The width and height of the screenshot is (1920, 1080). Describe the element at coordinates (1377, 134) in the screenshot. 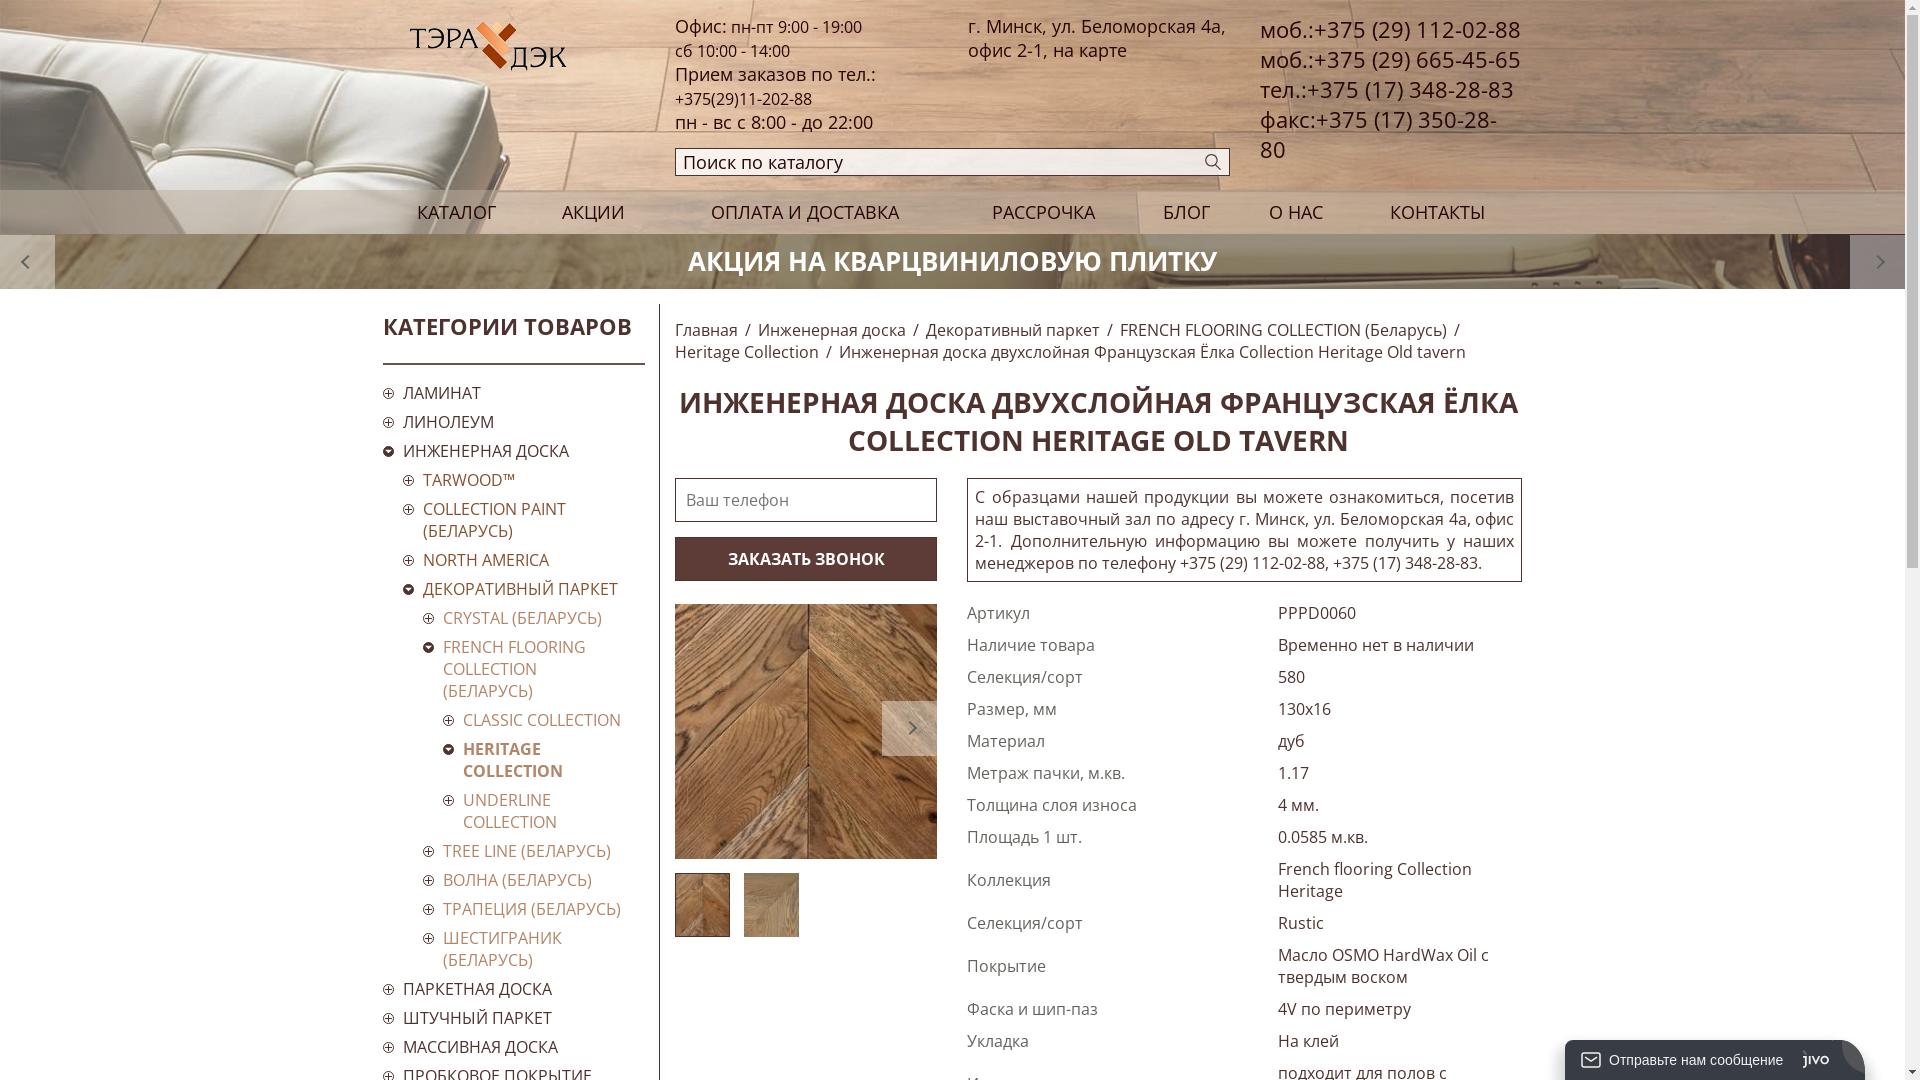

I see `'+375 (17) 350-28-80'` at that location.